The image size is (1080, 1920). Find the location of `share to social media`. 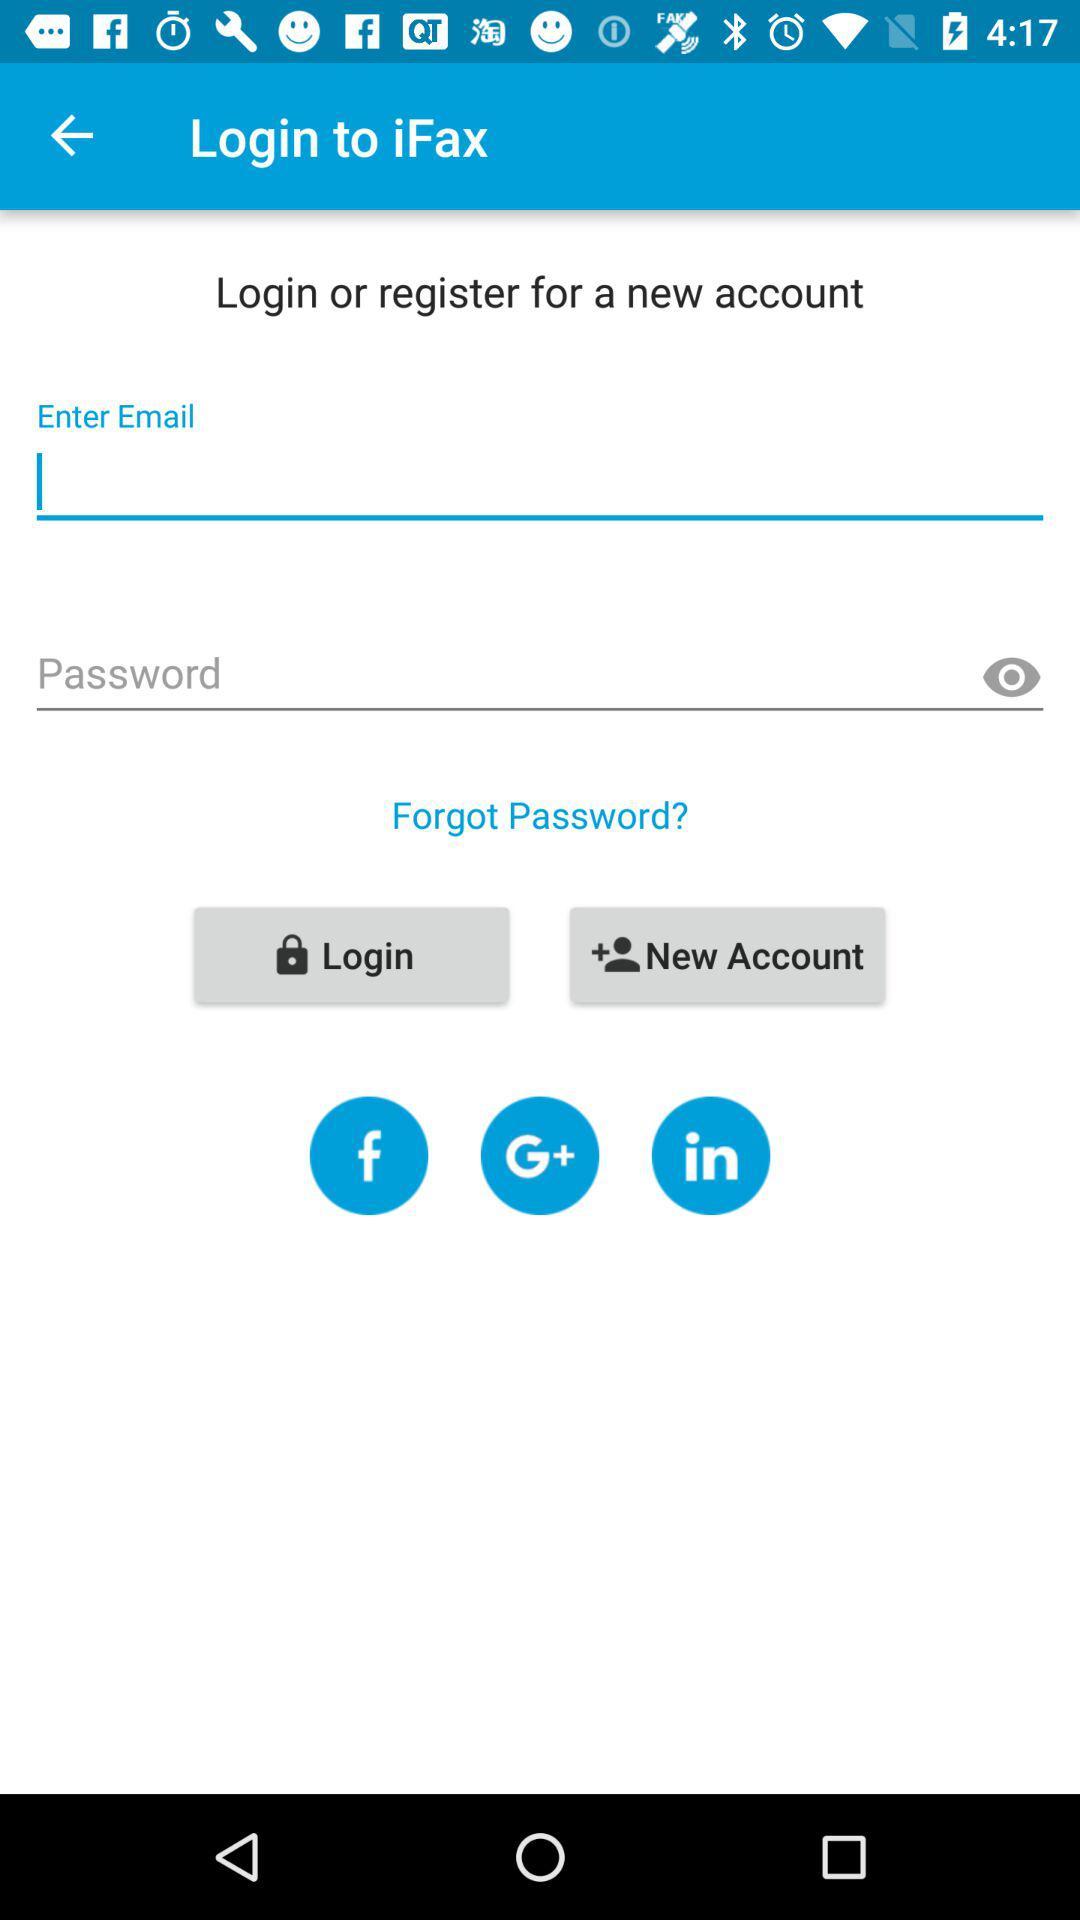

share to social media is located at coordinates (369, 1155).